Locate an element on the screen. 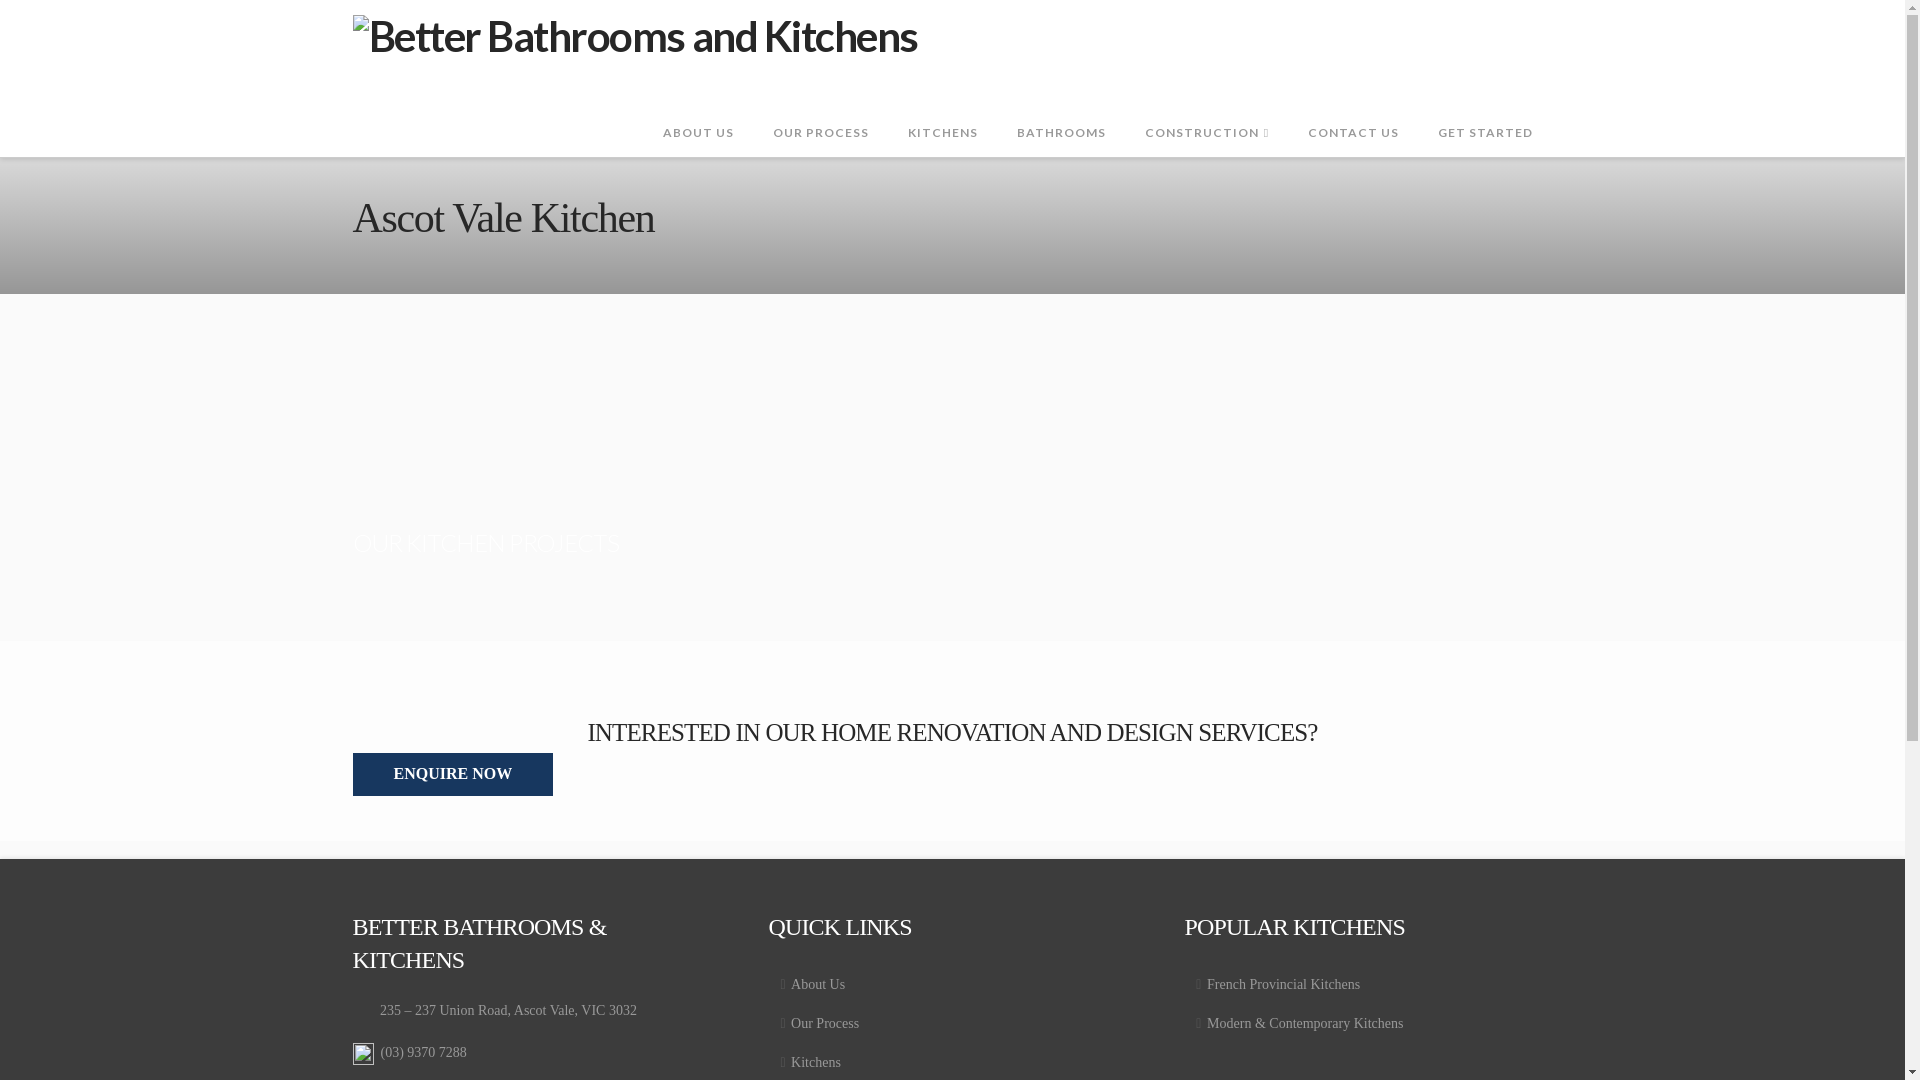  'ABOUT US' is located at coordinates (643, 111).